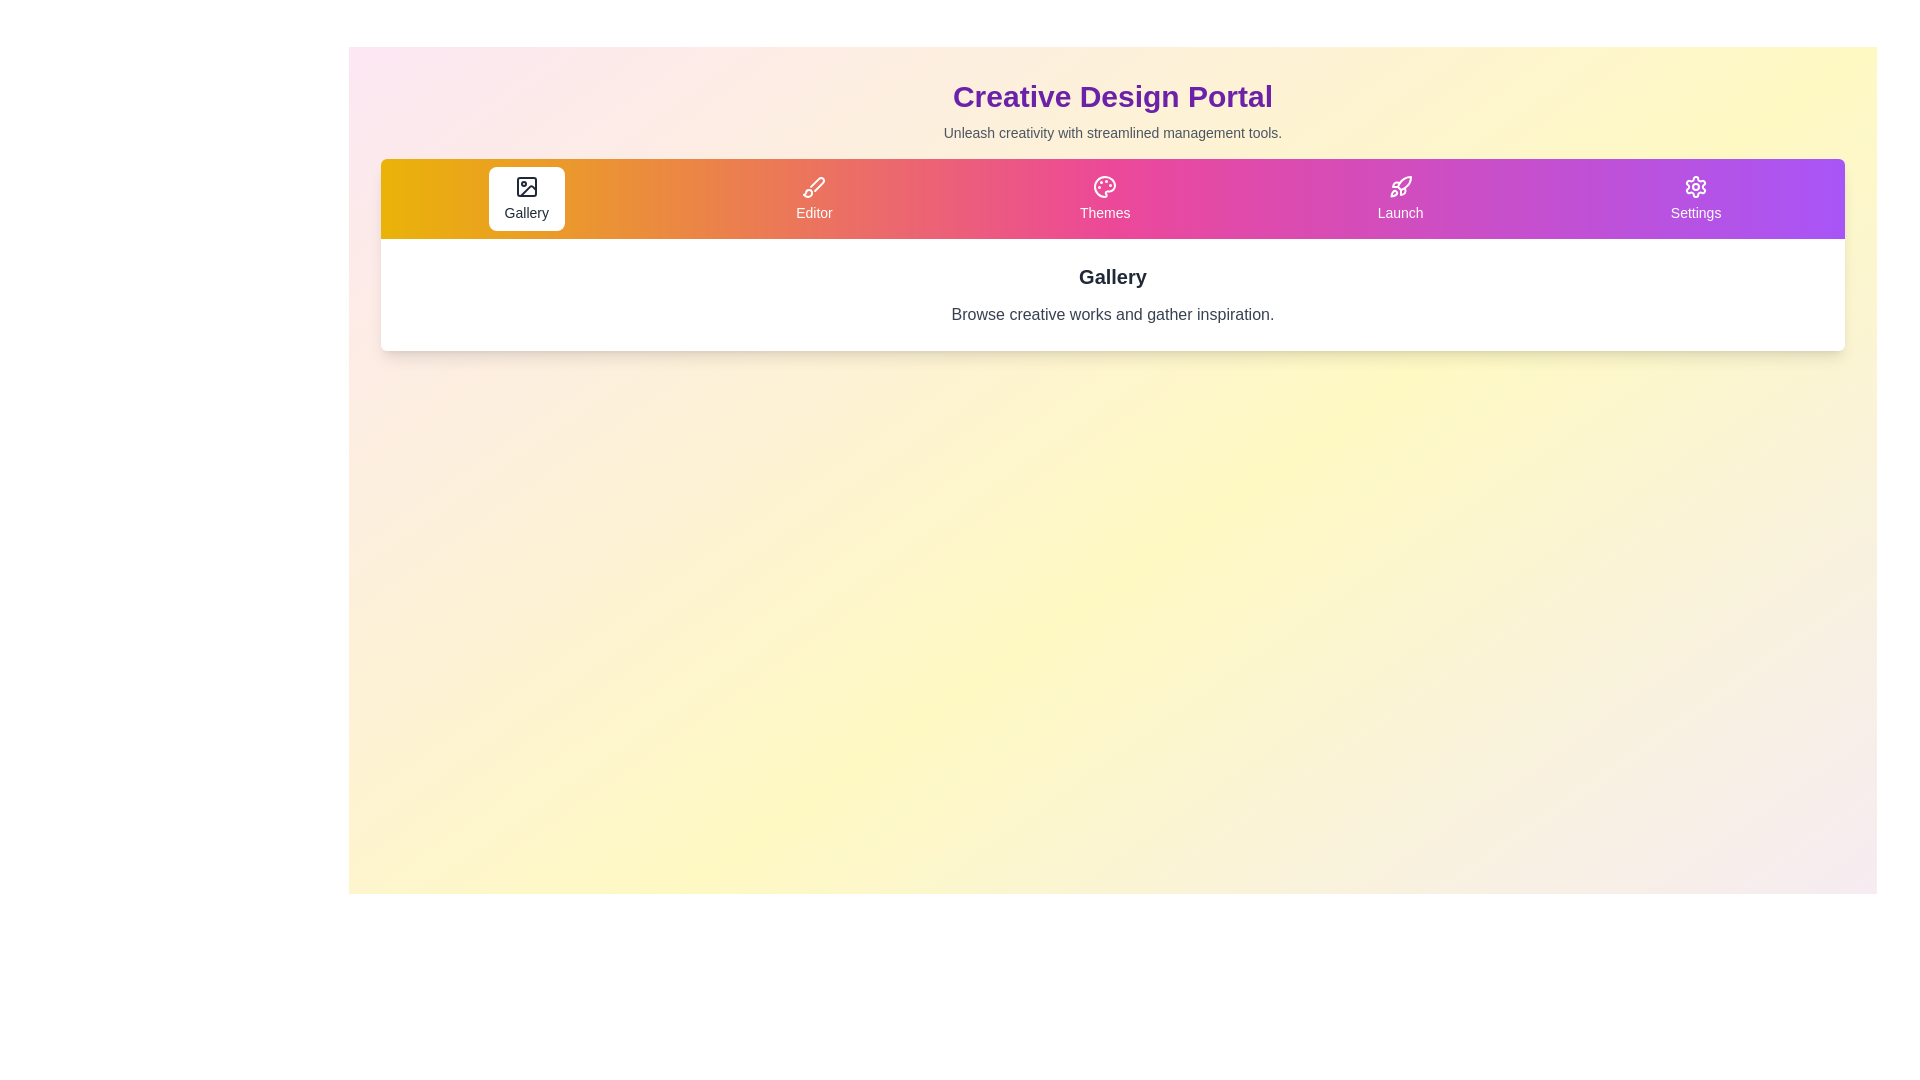 This screenshot has height=1080, width=1920. I want to click on the pink 'Themes' navigation button, which is the third button from the left in the horizontal navigation bar, so click(1104, 199).